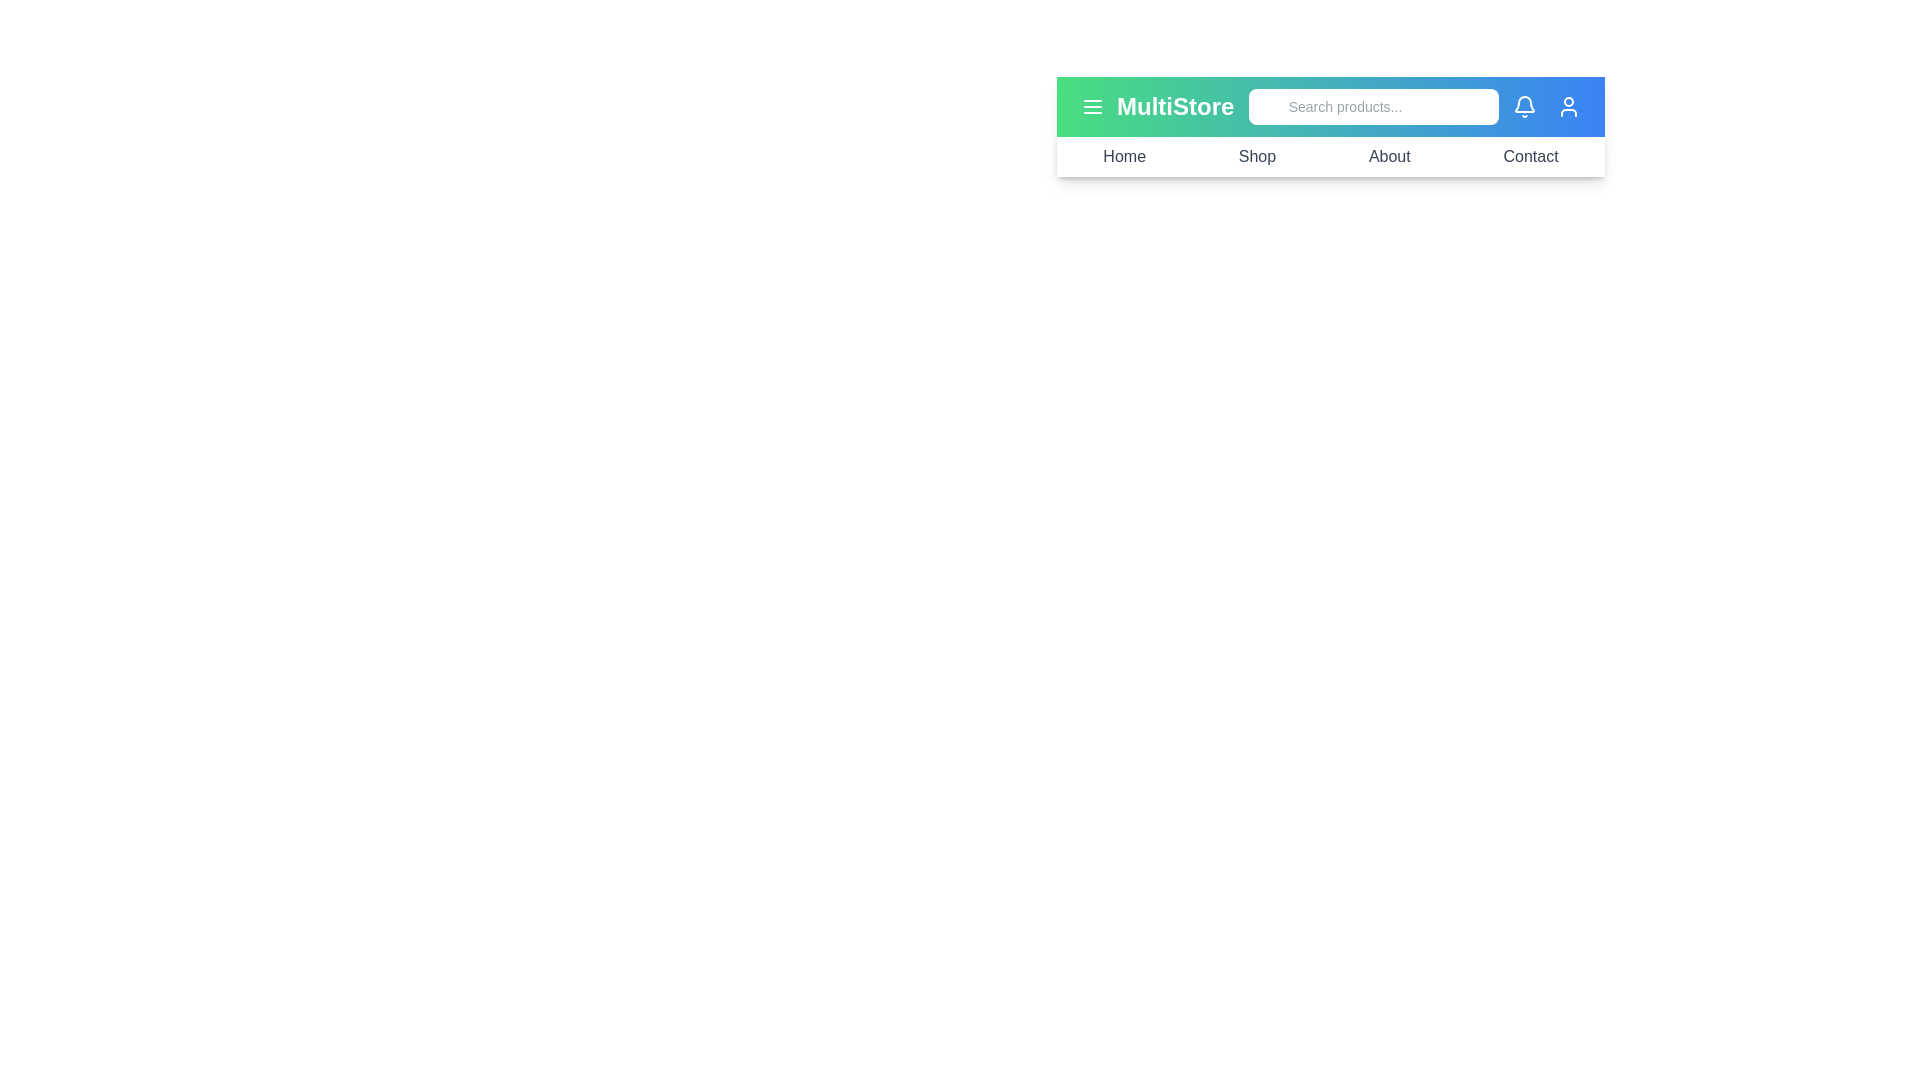 This screenshot has width=1920, height=1080. I want to click on the user icon to view user details, so click(1568, 107).